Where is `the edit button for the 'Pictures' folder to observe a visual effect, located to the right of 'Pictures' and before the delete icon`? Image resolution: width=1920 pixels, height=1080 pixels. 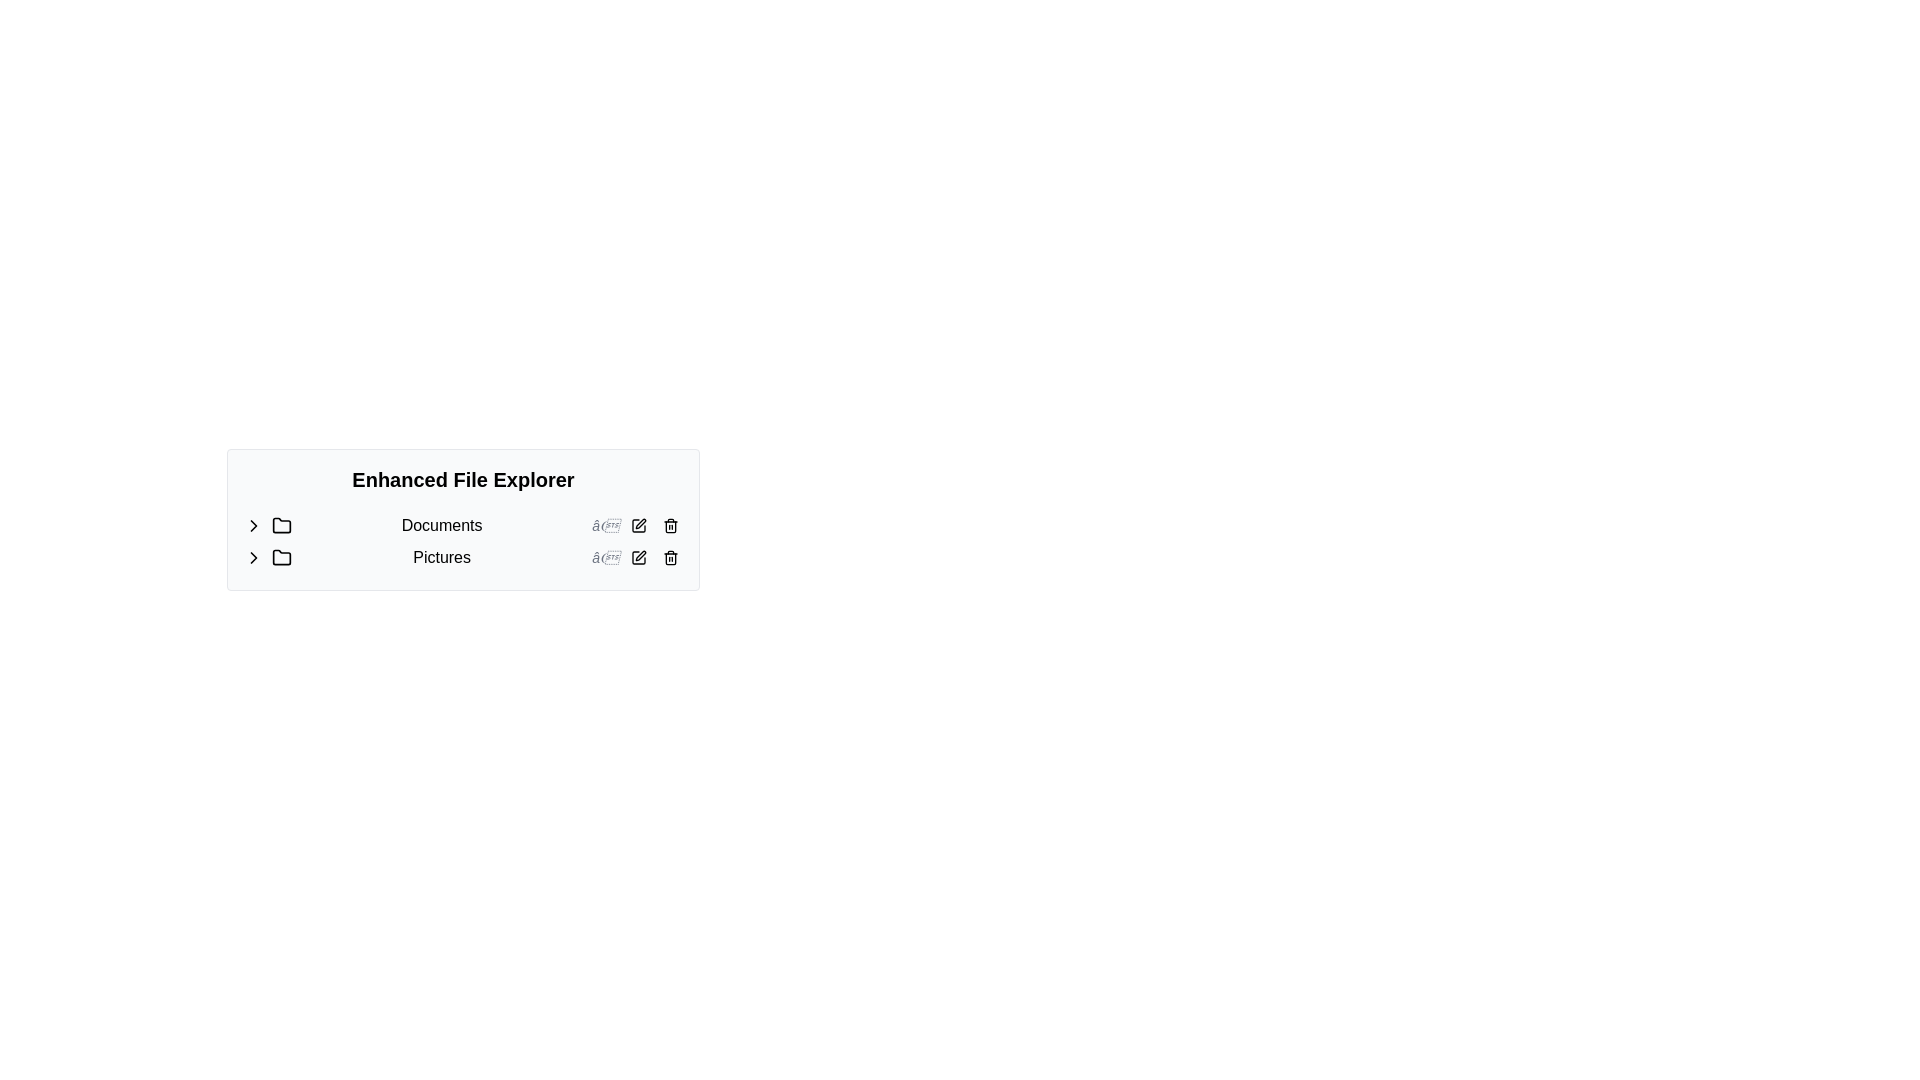 the edit button for the 'Pictures' folder to observe a visual effect, located to the right of 'Pictures' and before the delete icon is located at coordinates (637, 558).